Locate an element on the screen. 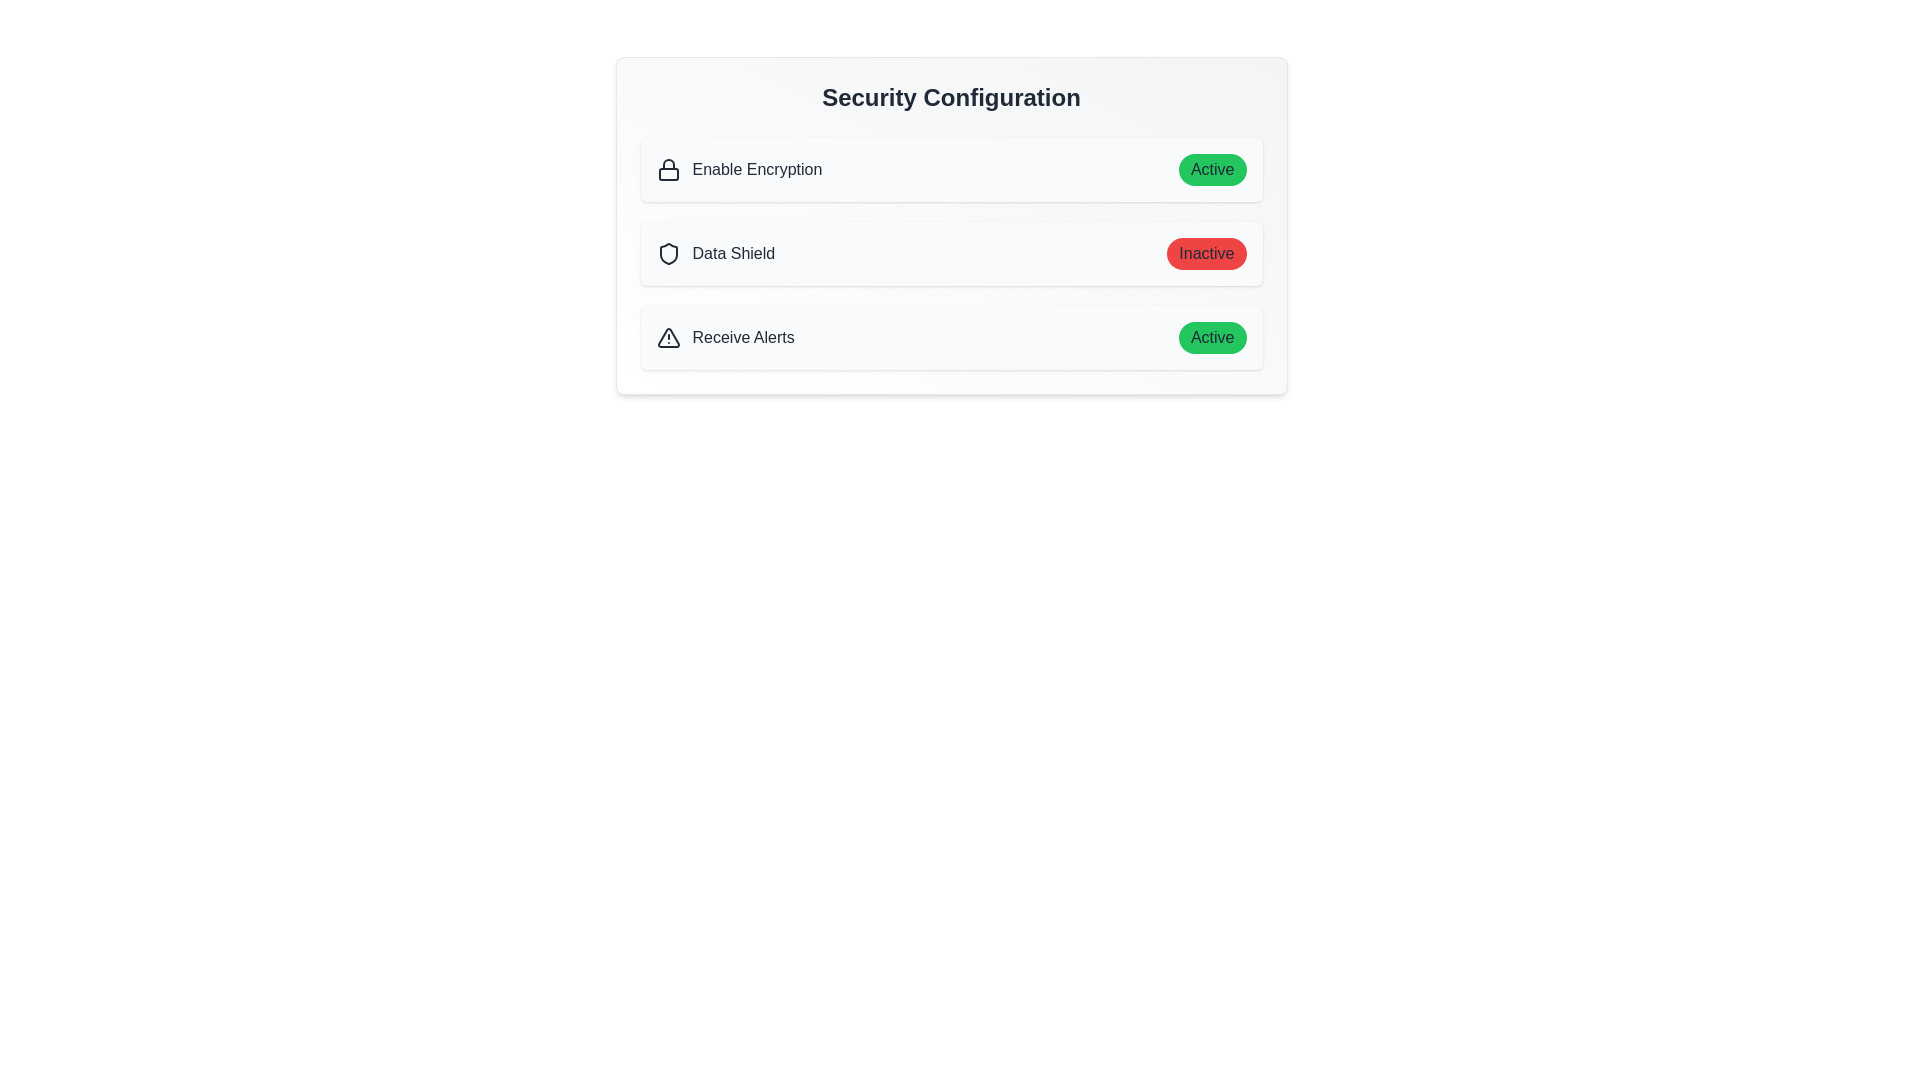  the 'Receive Alerts' text label, which is styled in bold and dark font, part of the 'Security Configuration' list, positioned beside an alert icon and to the left of the 'Active' button is located at coordinates (742, 337).